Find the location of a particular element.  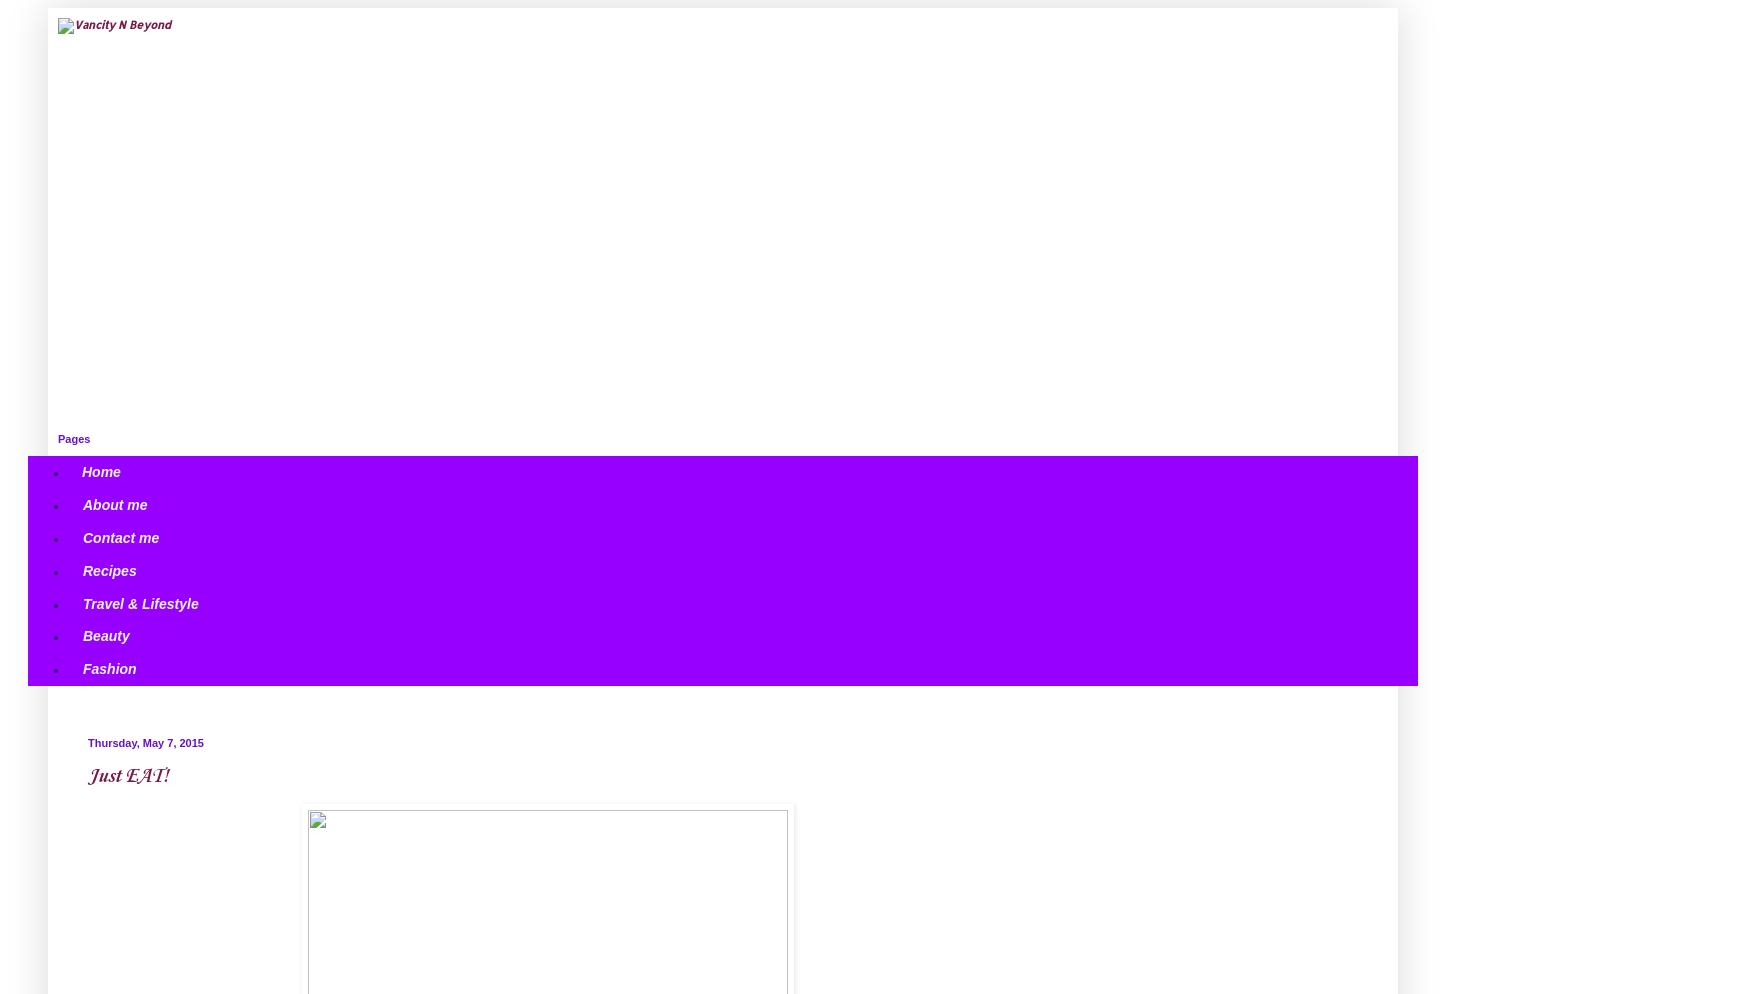

'Travel & Lifestyle' is located at coordinates (140, 602).